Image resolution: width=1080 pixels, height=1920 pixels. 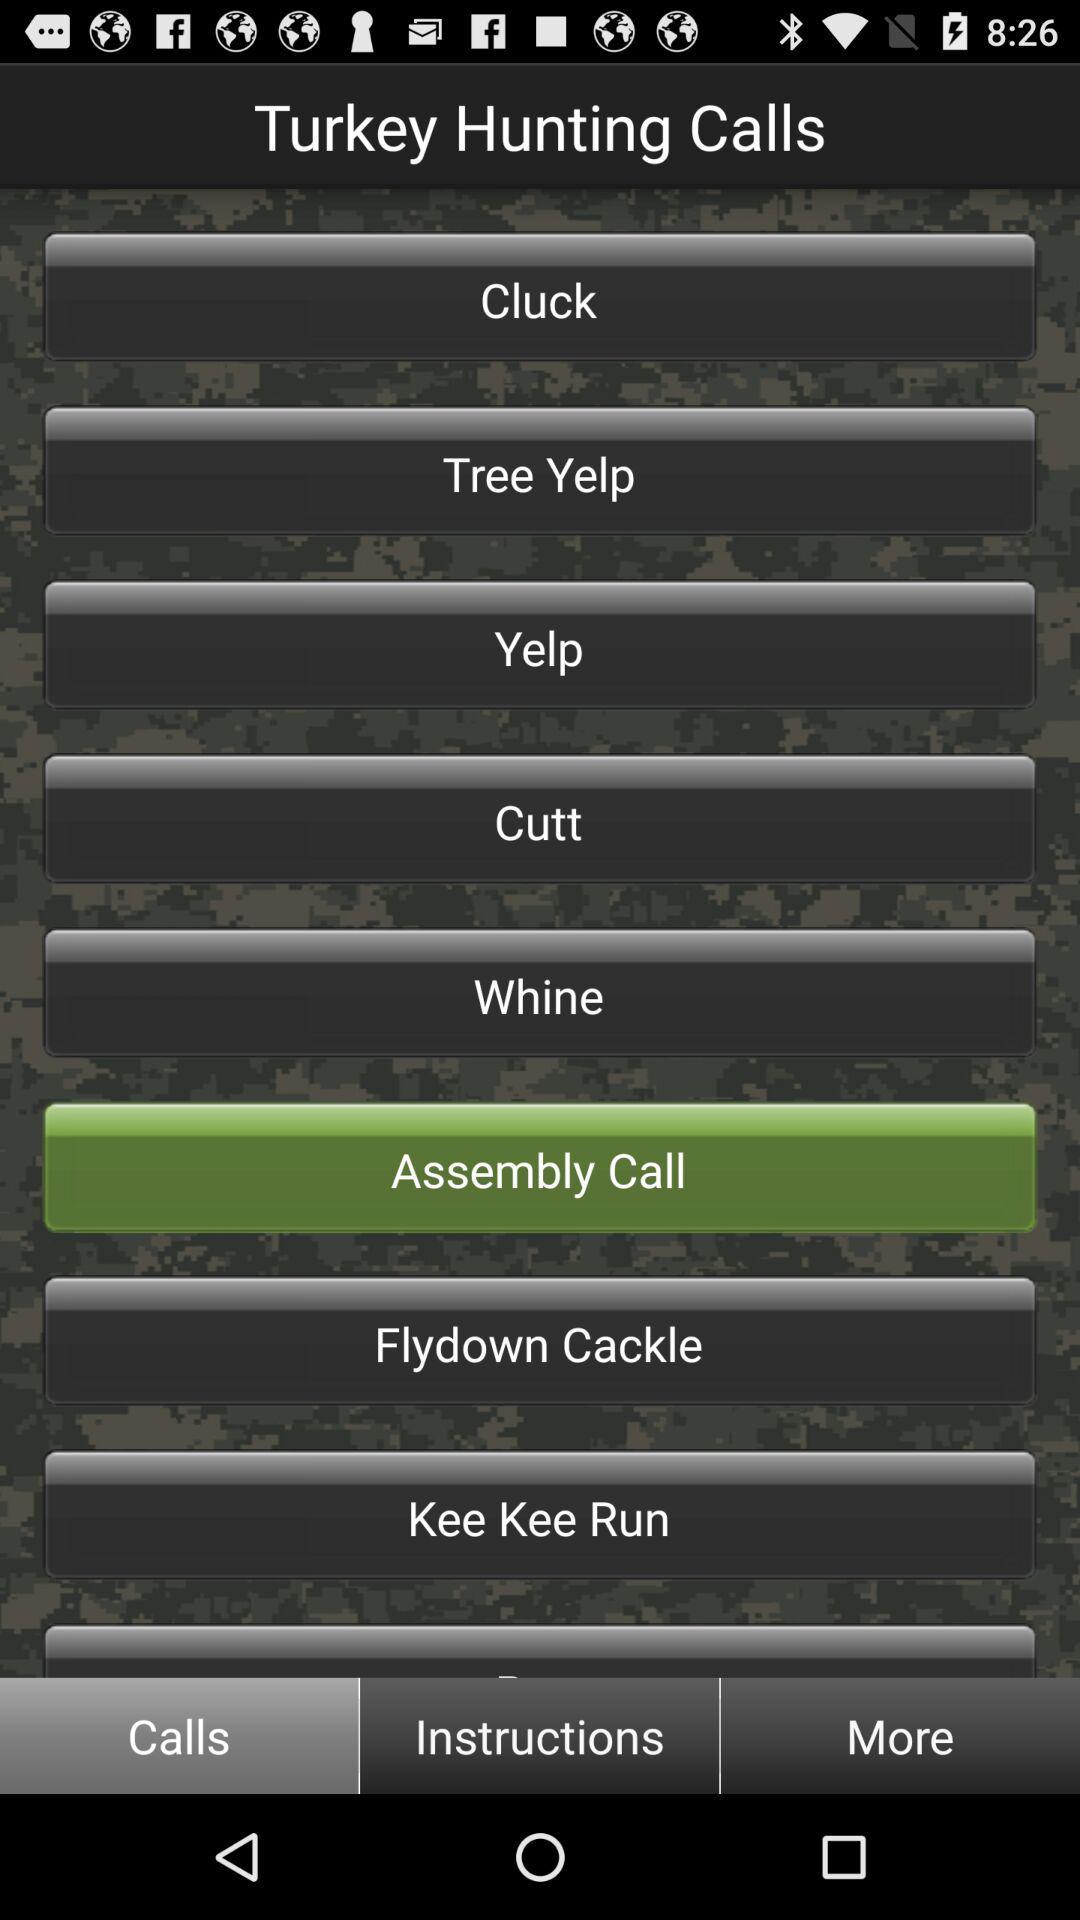 I want to click on the icon below cutt button, so click(x=540, y=993).